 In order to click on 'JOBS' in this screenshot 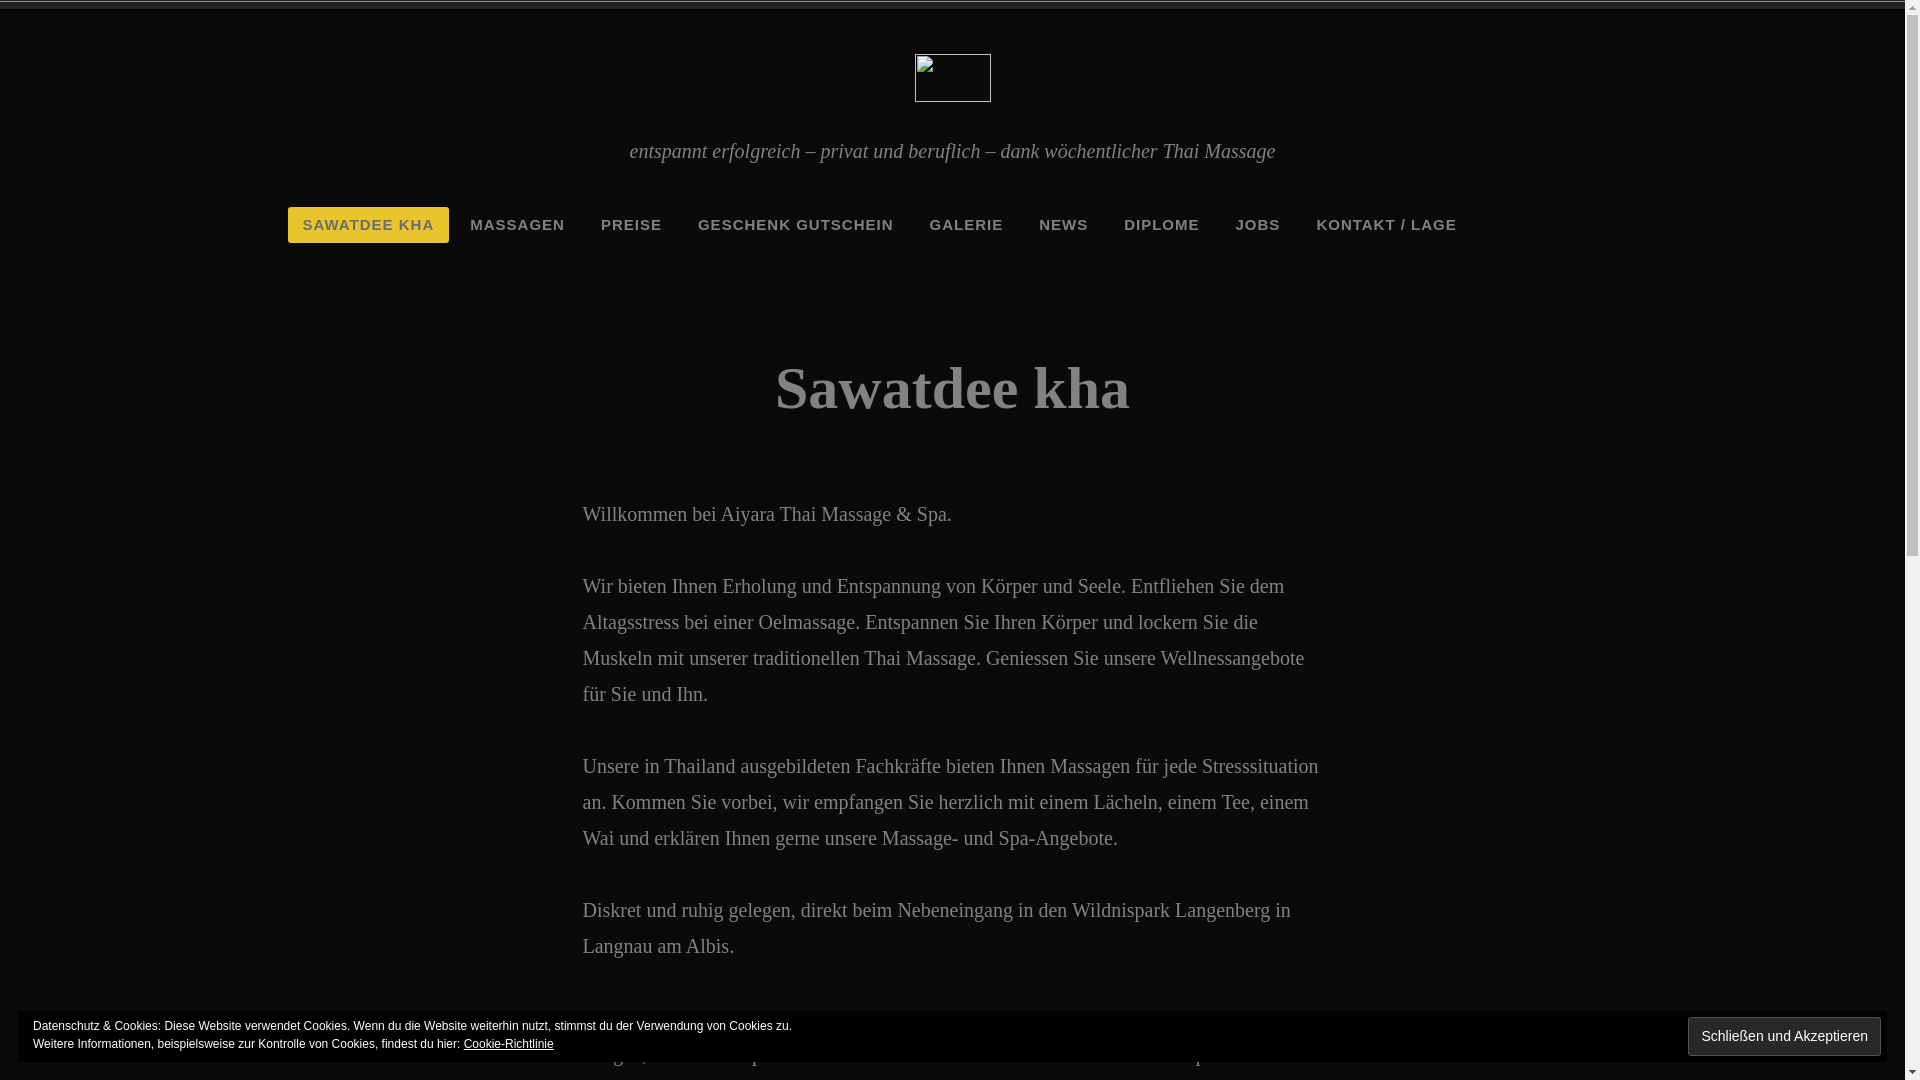, I will do `click(1257, 224)`.